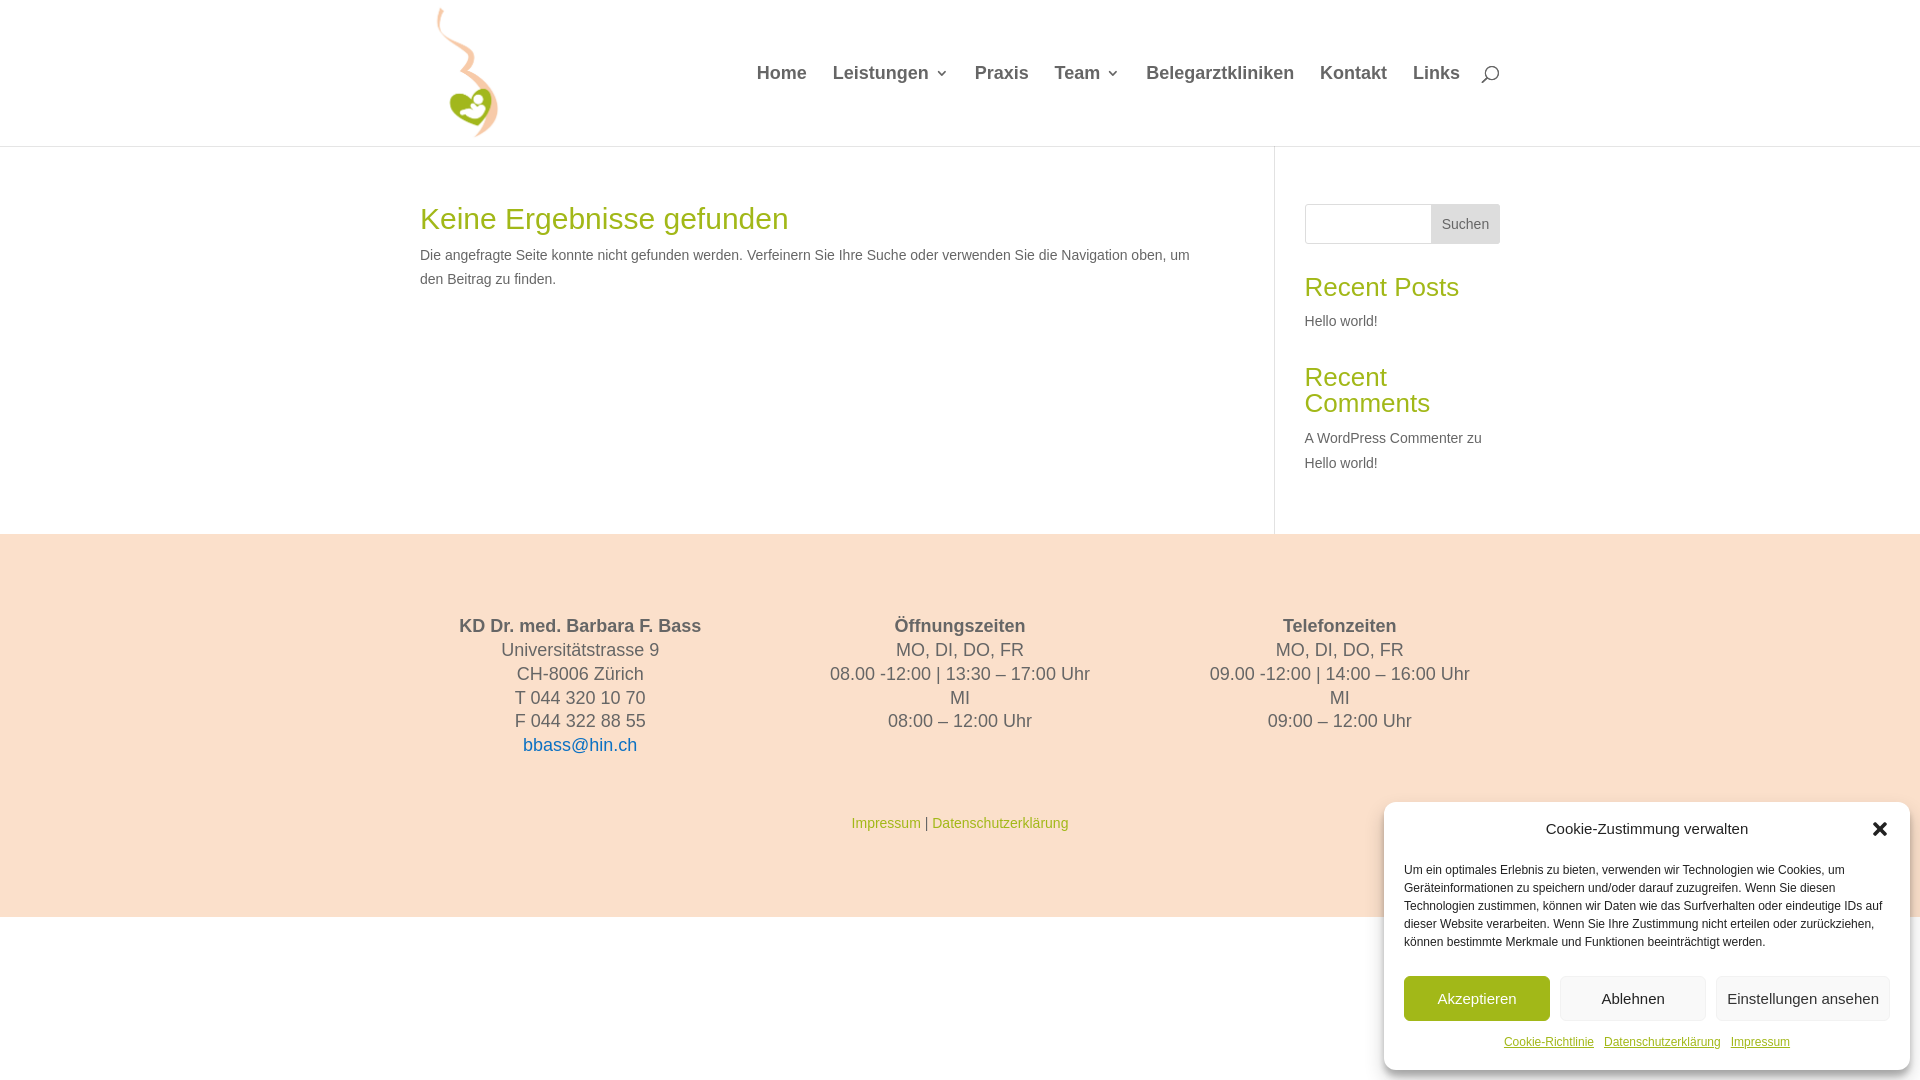  Describe the element at coordinates (1382, 437) in the screenshot. I see `'A WordPress Commenter'` at that location.